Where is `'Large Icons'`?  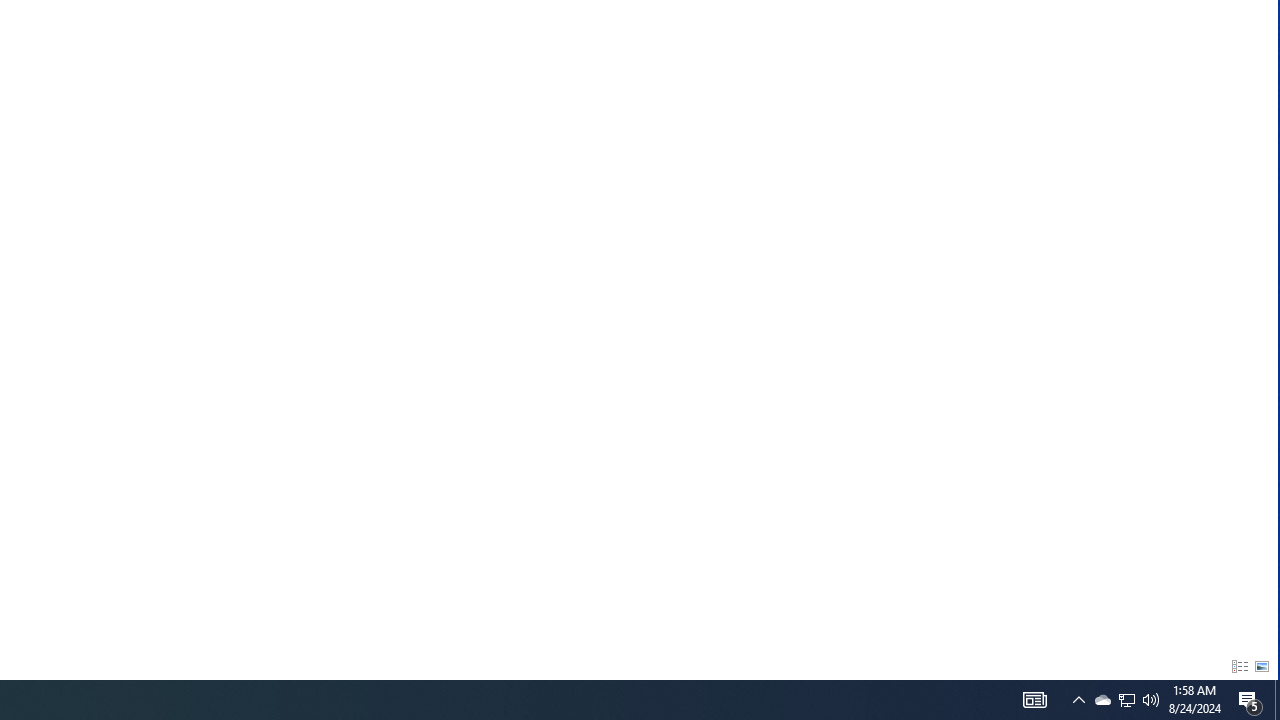
'Large Icons' is located at coordinates (1261, 667).